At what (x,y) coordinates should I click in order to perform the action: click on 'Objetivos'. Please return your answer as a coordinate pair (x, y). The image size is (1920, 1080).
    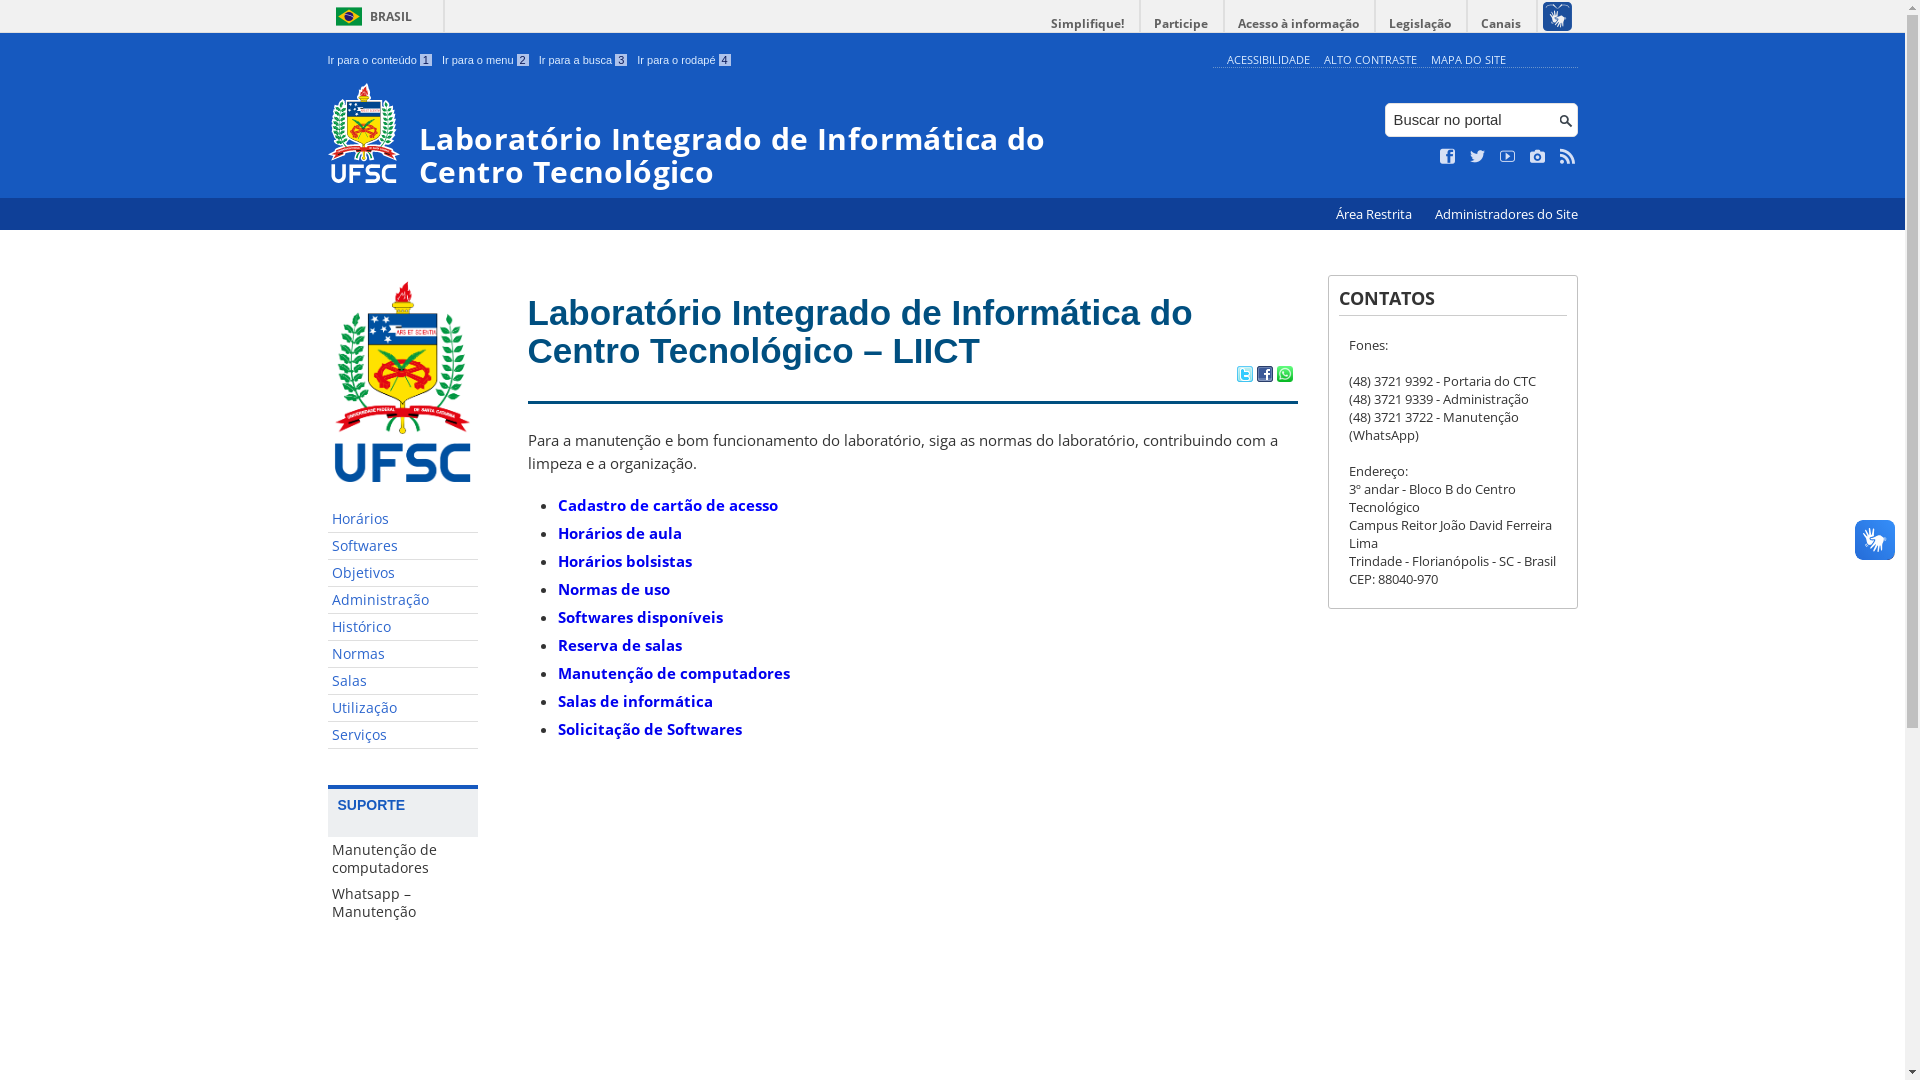
    Looking at the image, I should click on (327, 573).